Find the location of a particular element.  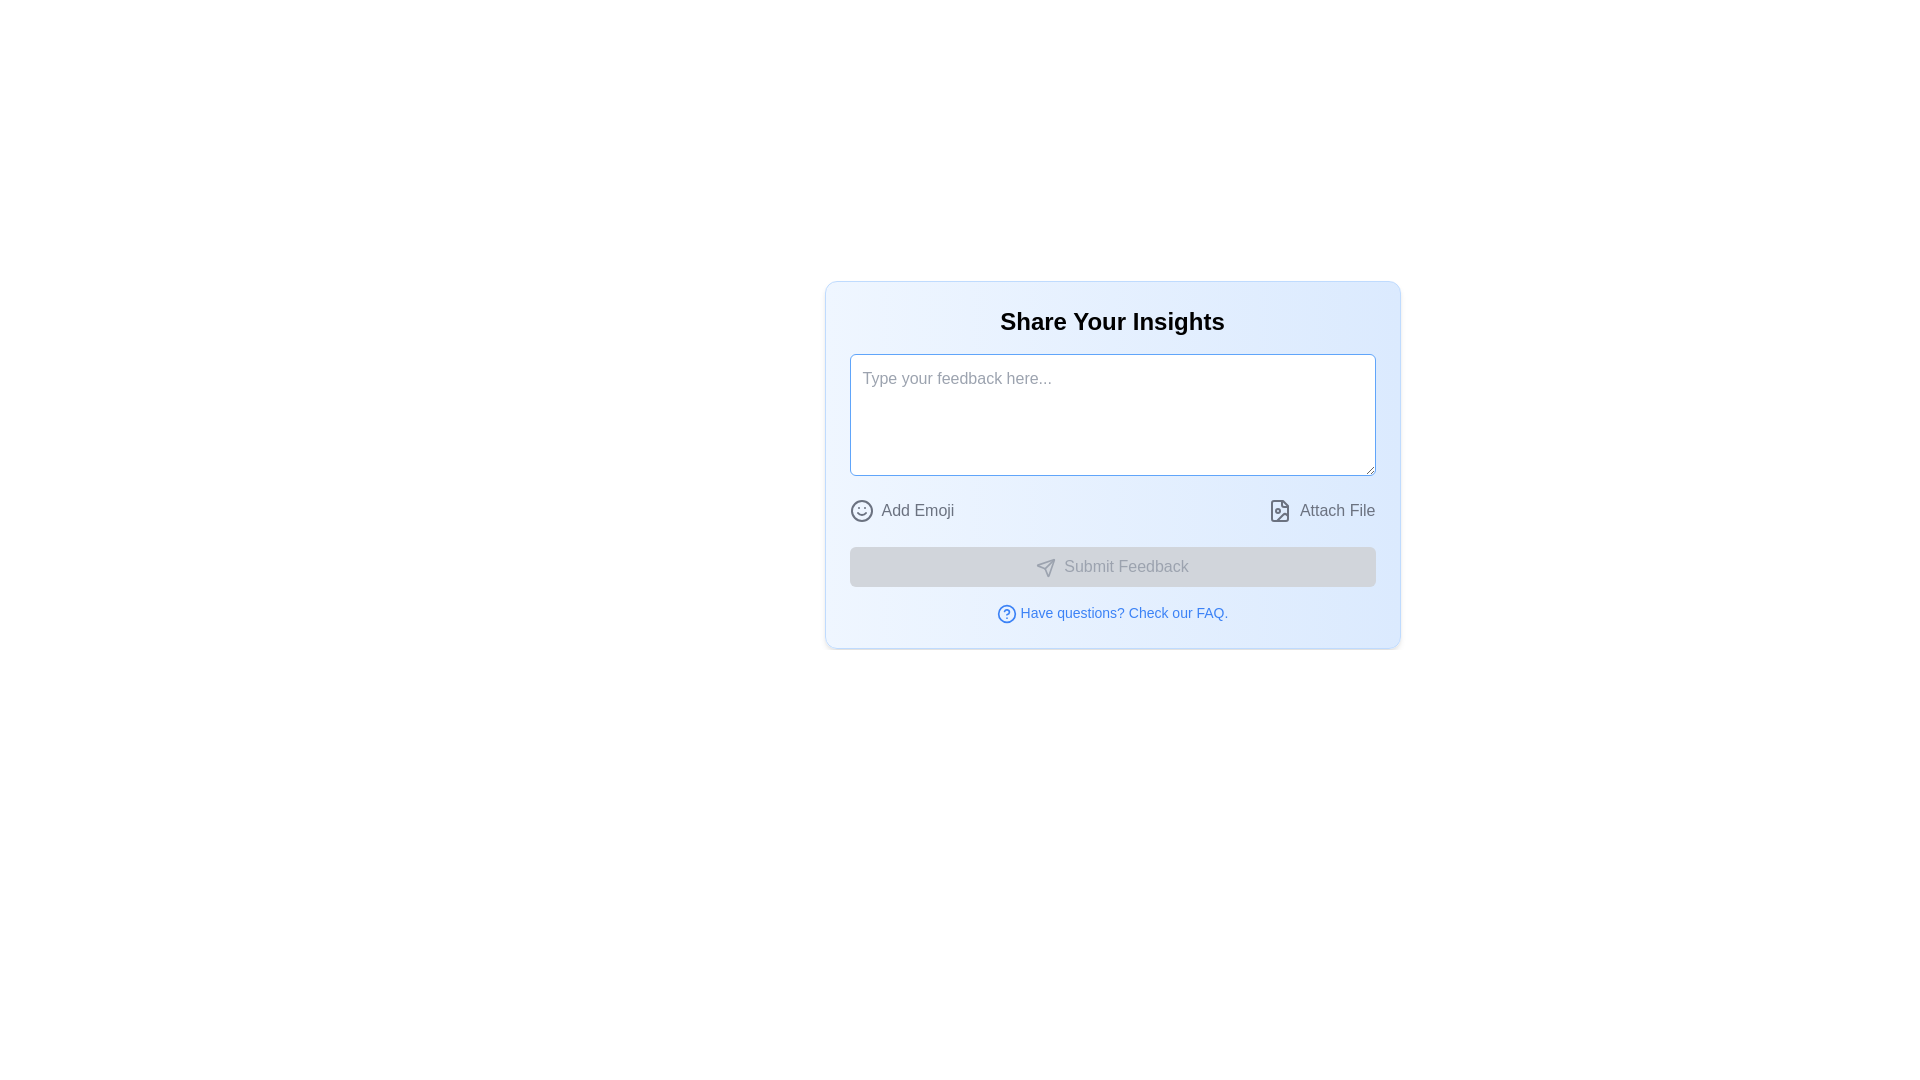

the gray document icon with a small image file symbol next to the 'Attach File' text is located at coordinates (1278, 509).